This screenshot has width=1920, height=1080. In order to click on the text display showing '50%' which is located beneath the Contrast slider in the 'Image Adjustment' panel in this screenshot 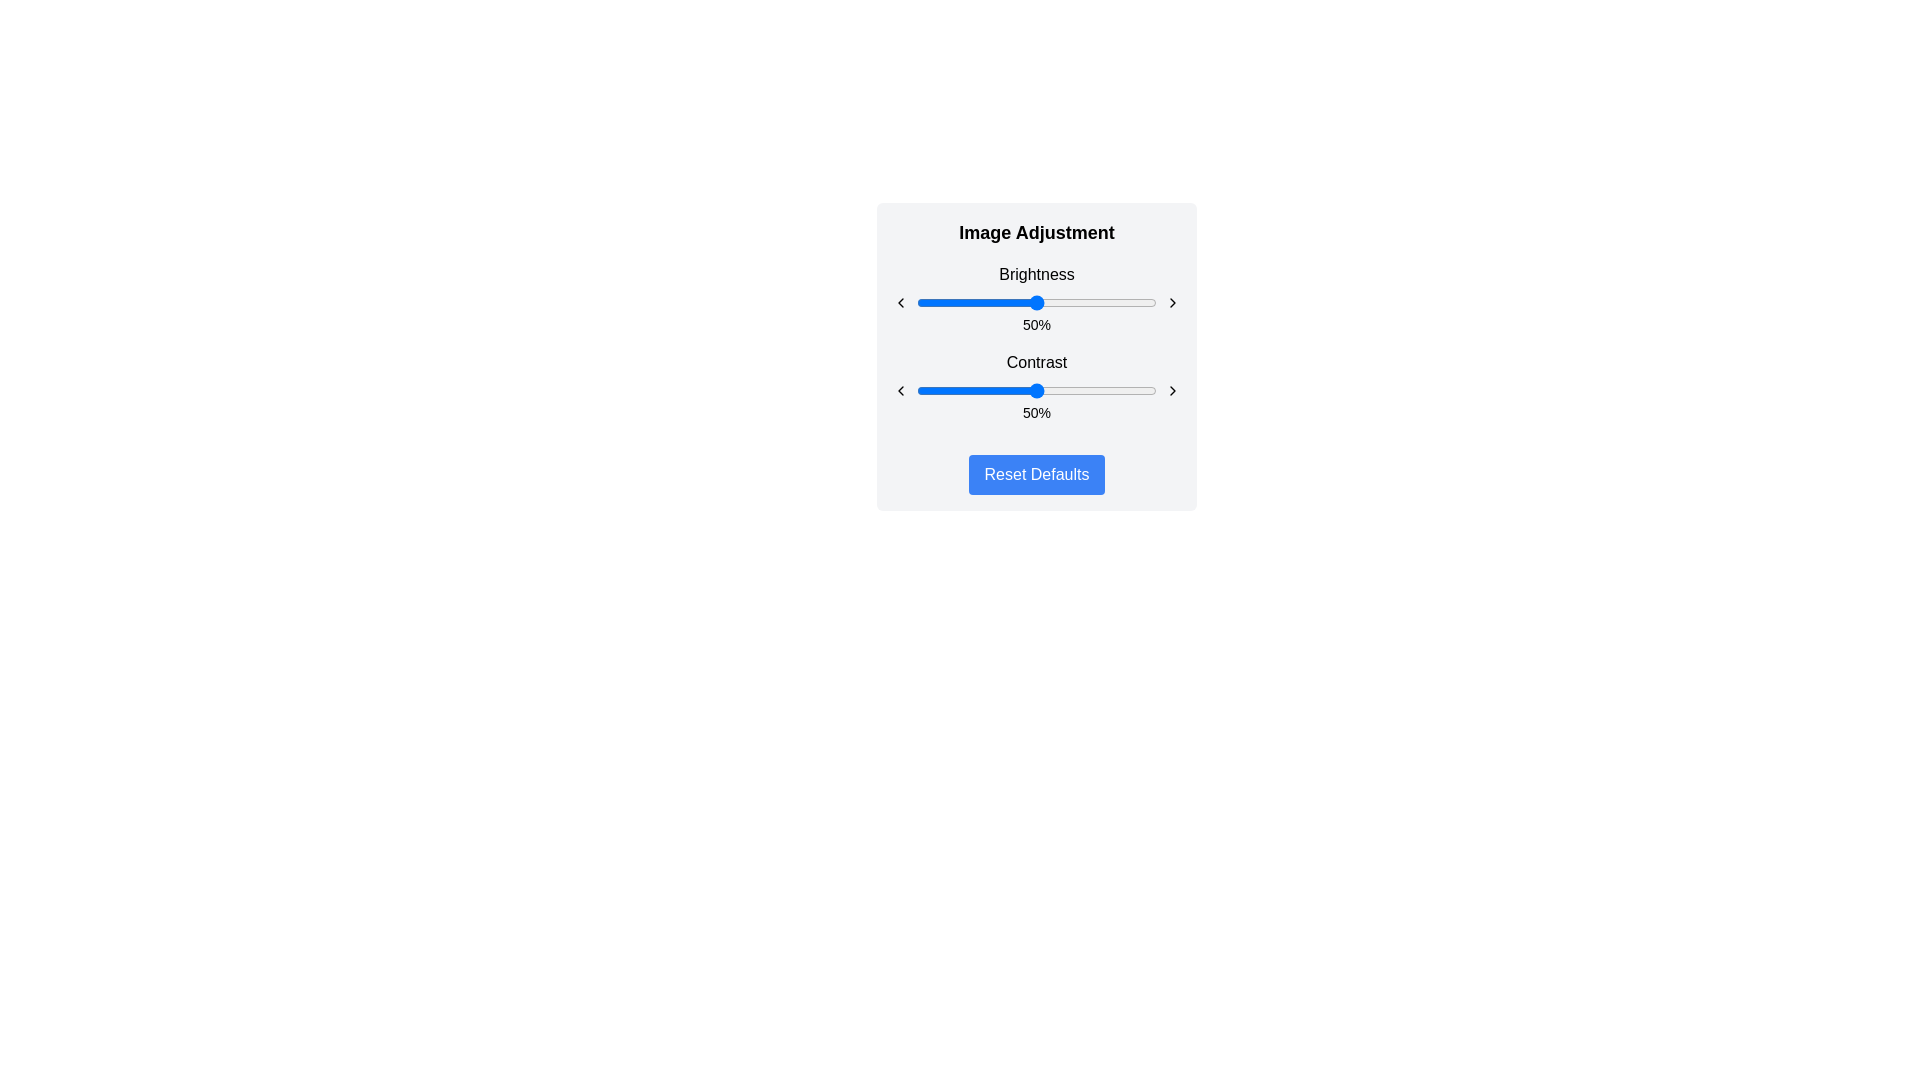, I will do `click(1036, 411)`.